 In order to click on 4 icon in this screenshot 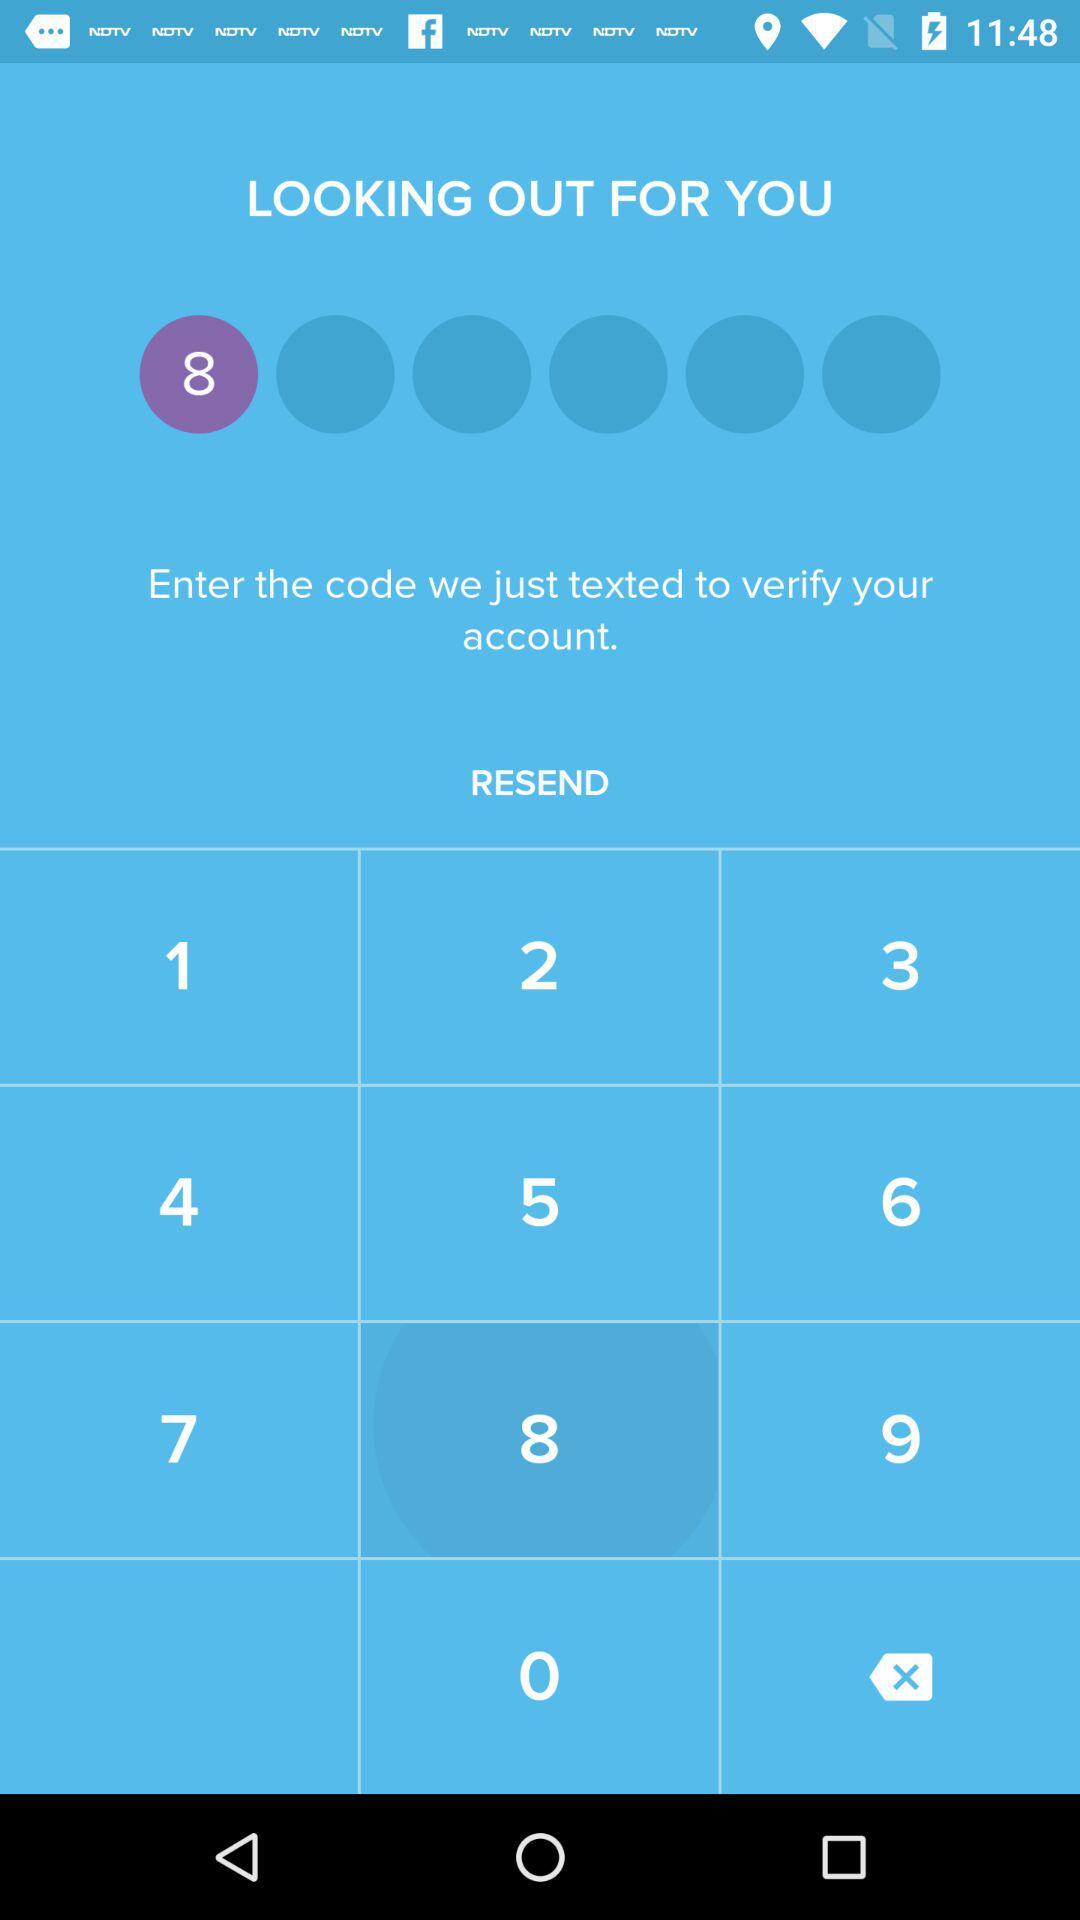, I will do `click(177, 1202)`.